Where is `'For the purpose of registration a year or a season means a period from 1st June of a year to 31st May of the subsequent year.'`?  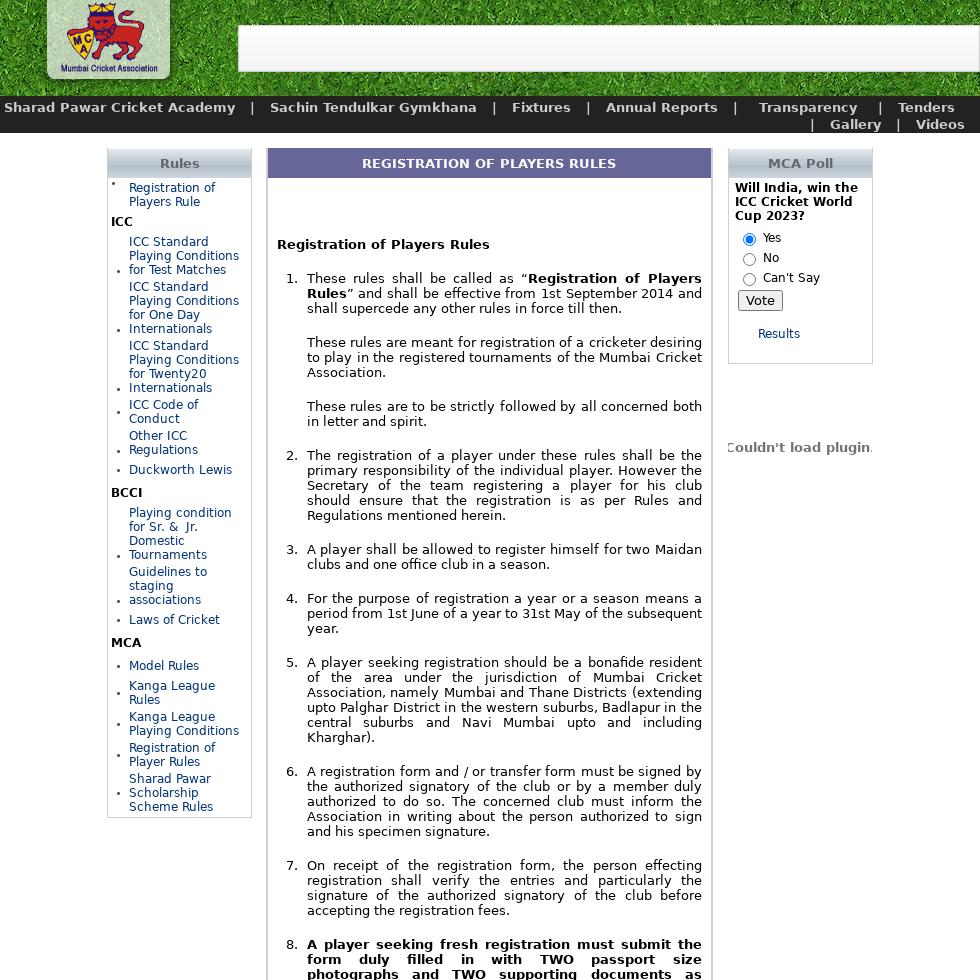
'For the purpose of registration a year or a season means a period from 1st June of a year to 31st May of the subsequent year.' is located at coordinates (503, 613).